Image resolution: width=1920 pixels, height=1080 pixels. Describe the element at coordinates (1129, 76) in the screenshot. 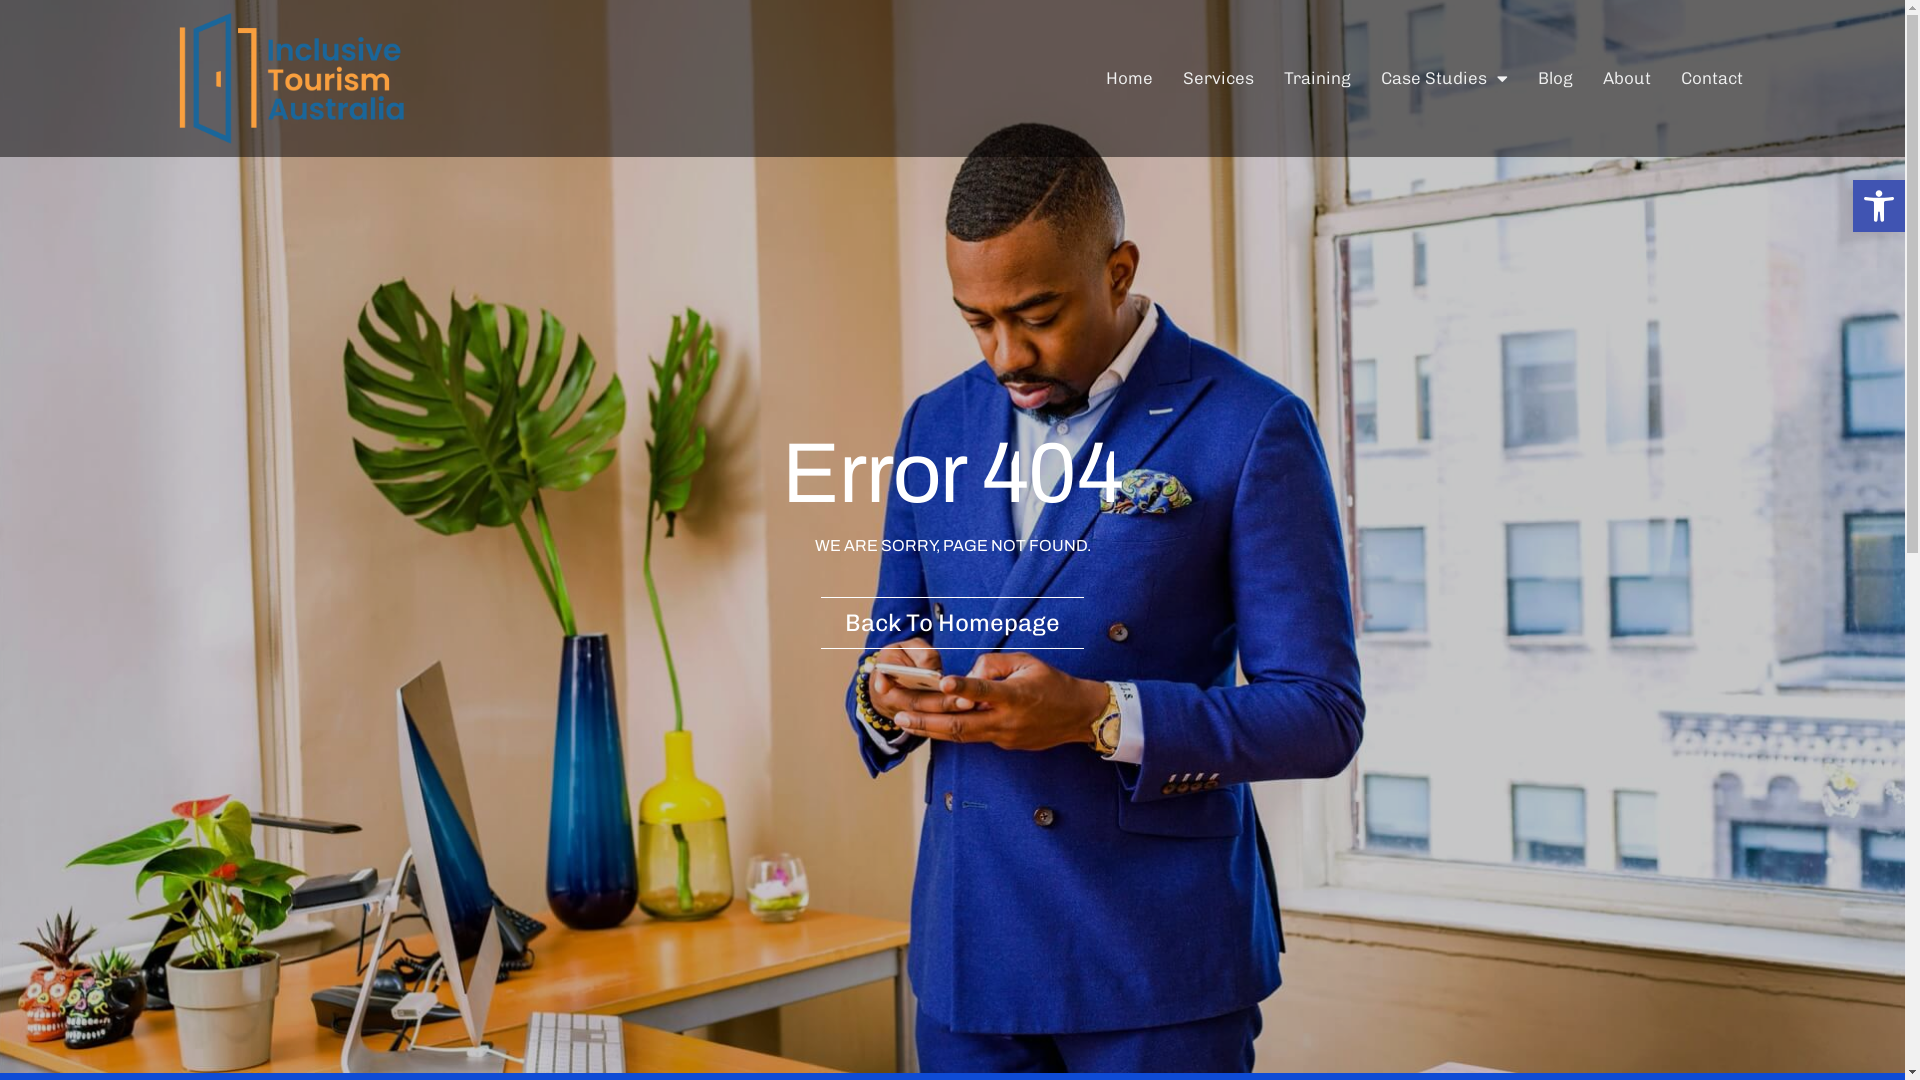

I see `'Home'` at that location.